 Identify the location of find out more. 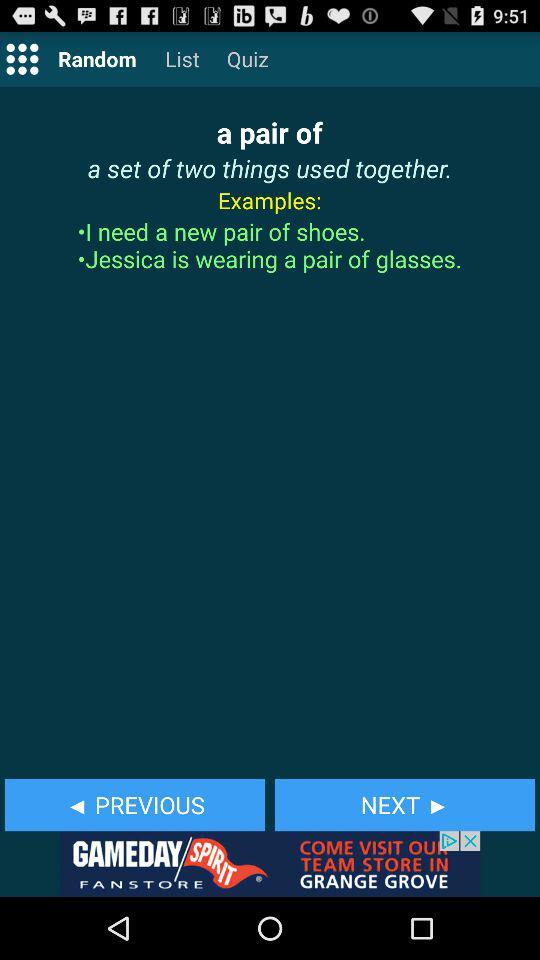
(270, 863).